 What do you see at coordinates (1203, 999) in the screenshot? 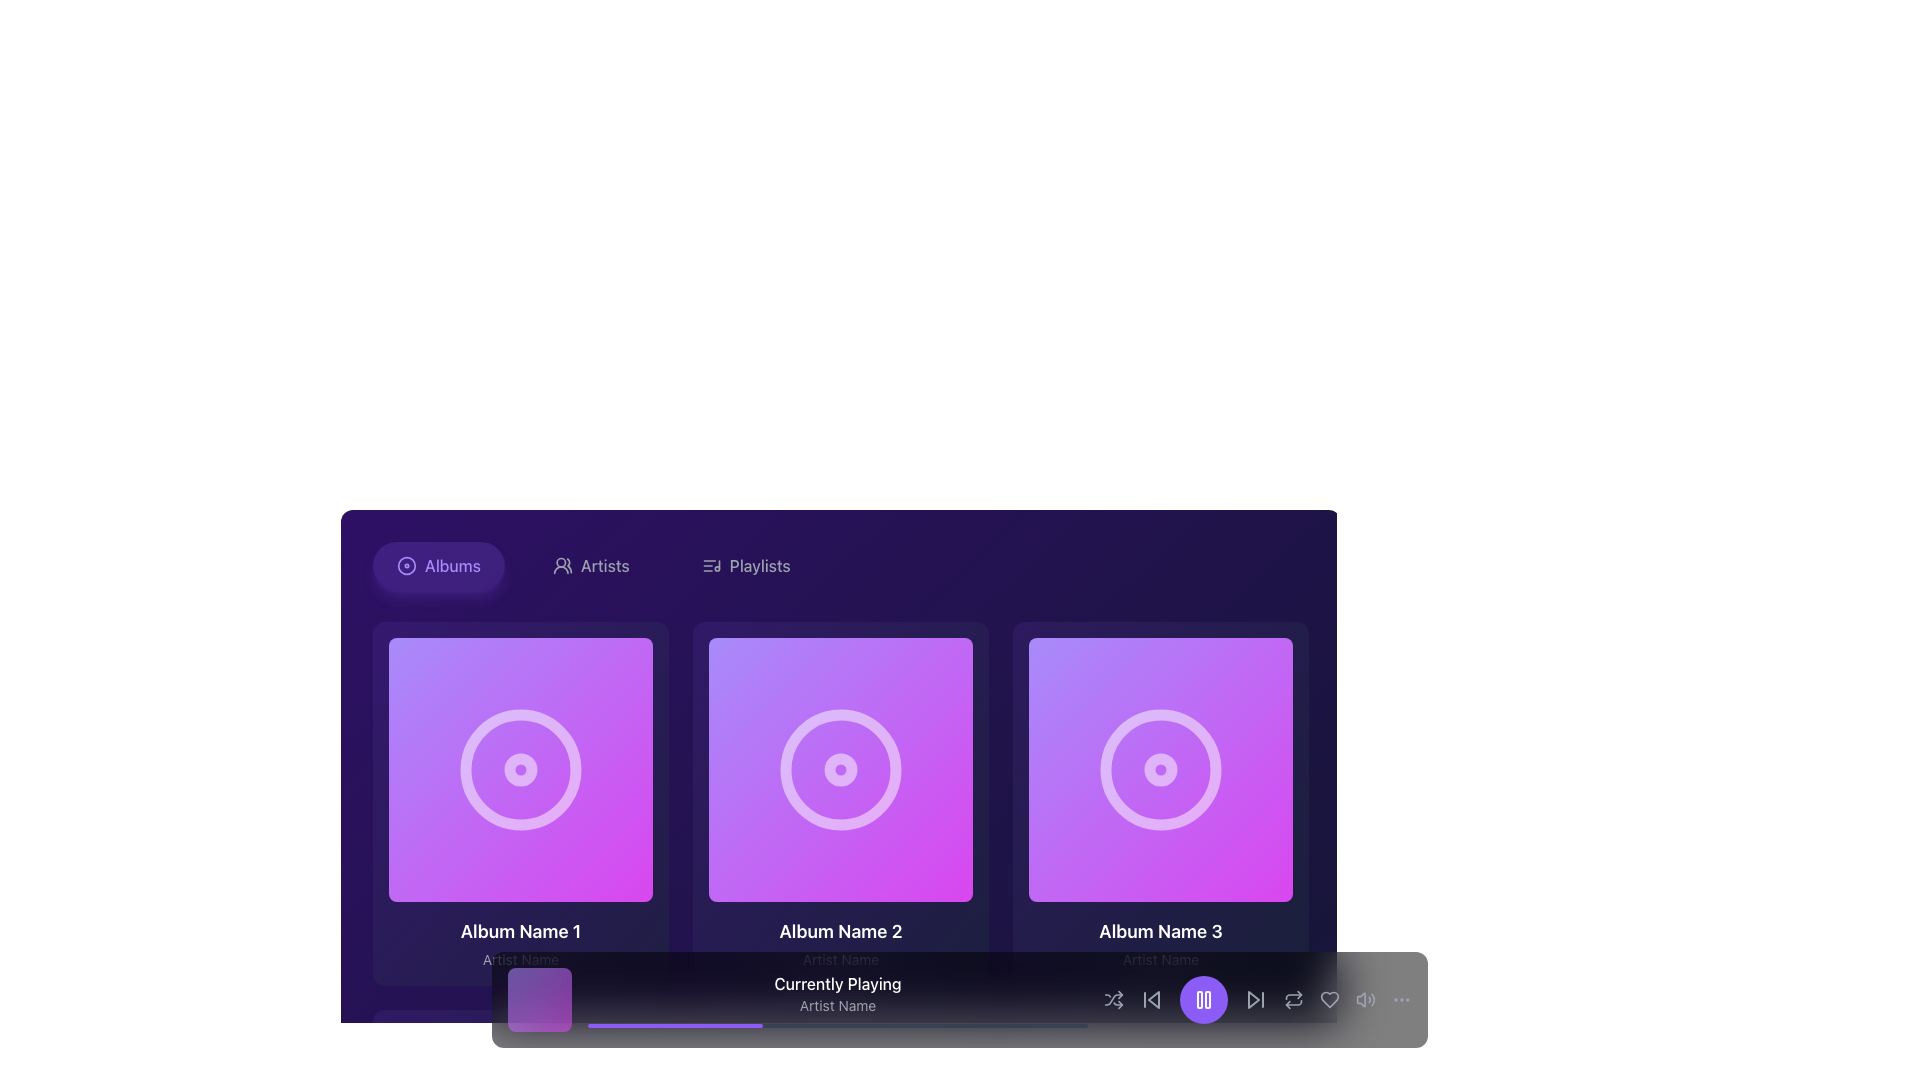
I see `the 'pause' button icon, which is white with two vertical rectangles on a circular purple background` at bounding box center [1203, 999].